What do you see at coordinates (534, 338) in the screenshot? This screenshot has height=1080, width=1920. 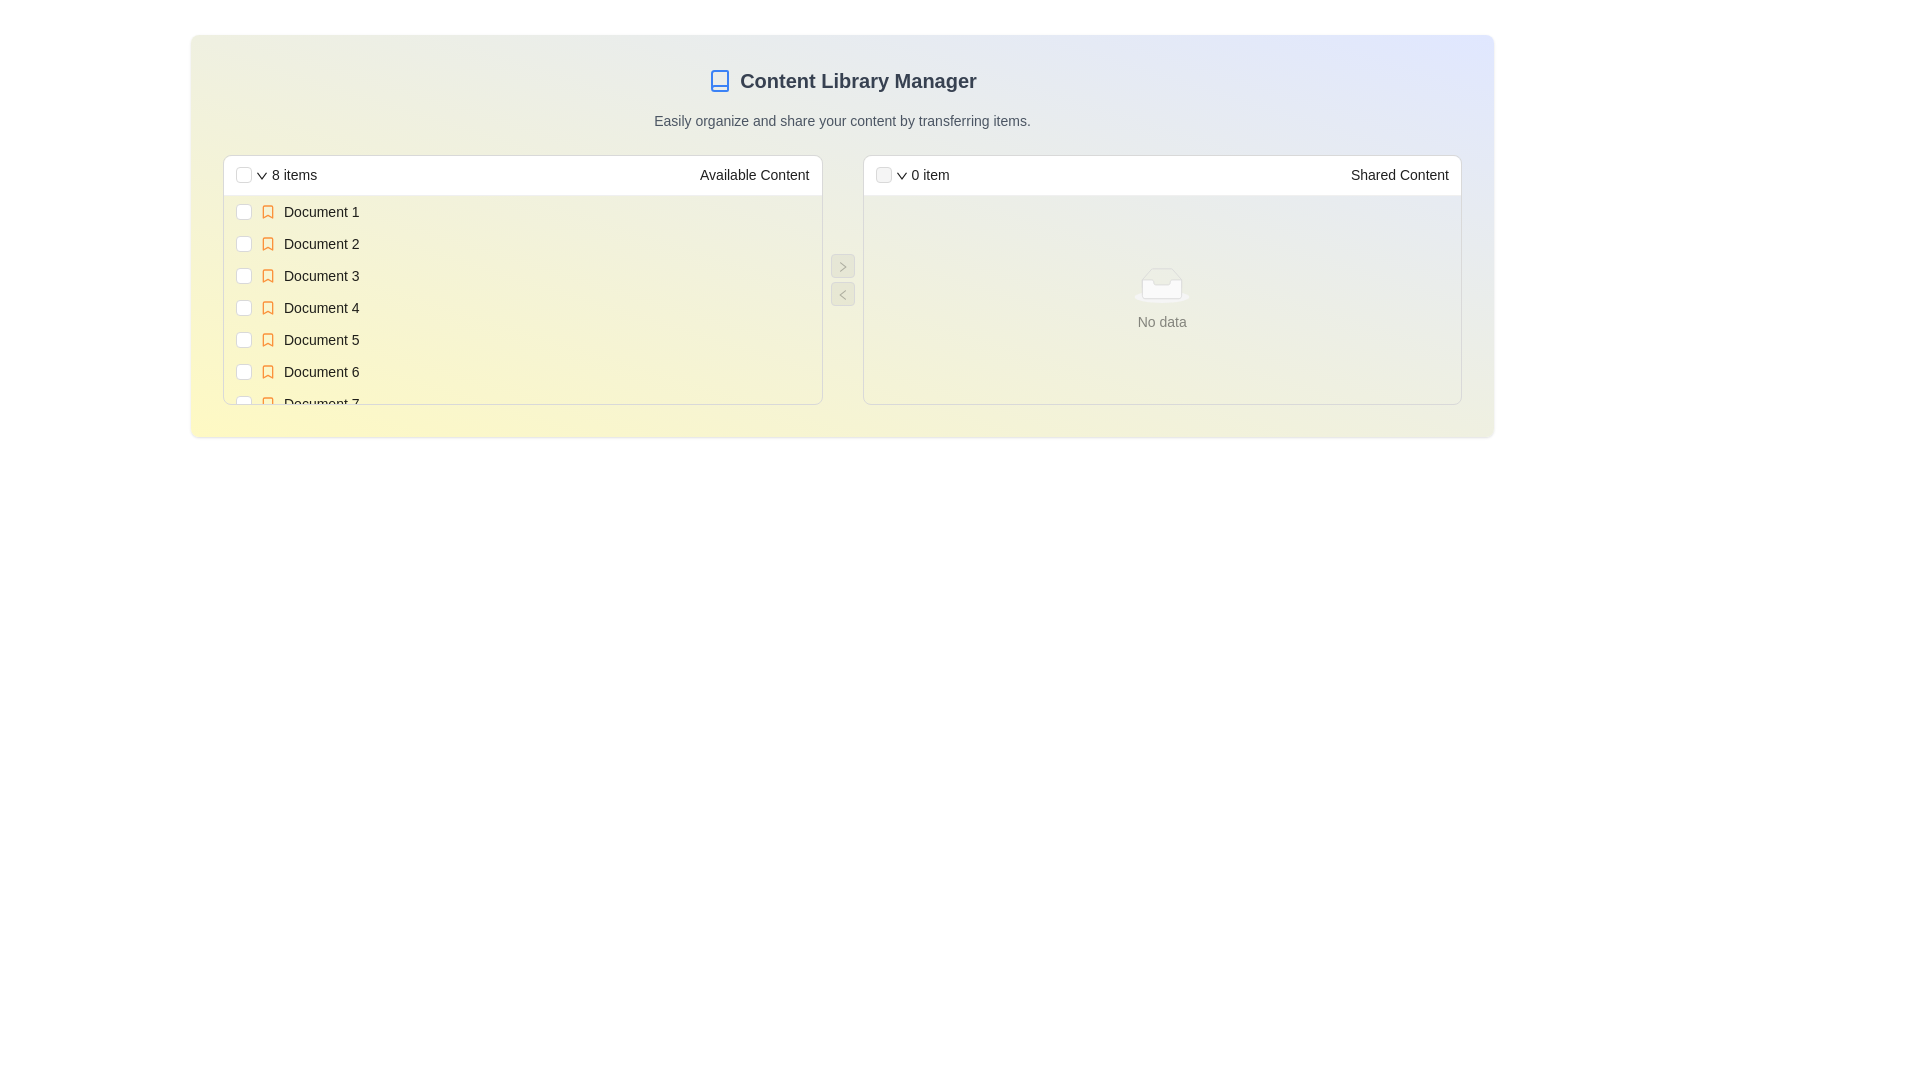 I see `the list item labeled 'Document 5'` at bounding box center [534, 338].